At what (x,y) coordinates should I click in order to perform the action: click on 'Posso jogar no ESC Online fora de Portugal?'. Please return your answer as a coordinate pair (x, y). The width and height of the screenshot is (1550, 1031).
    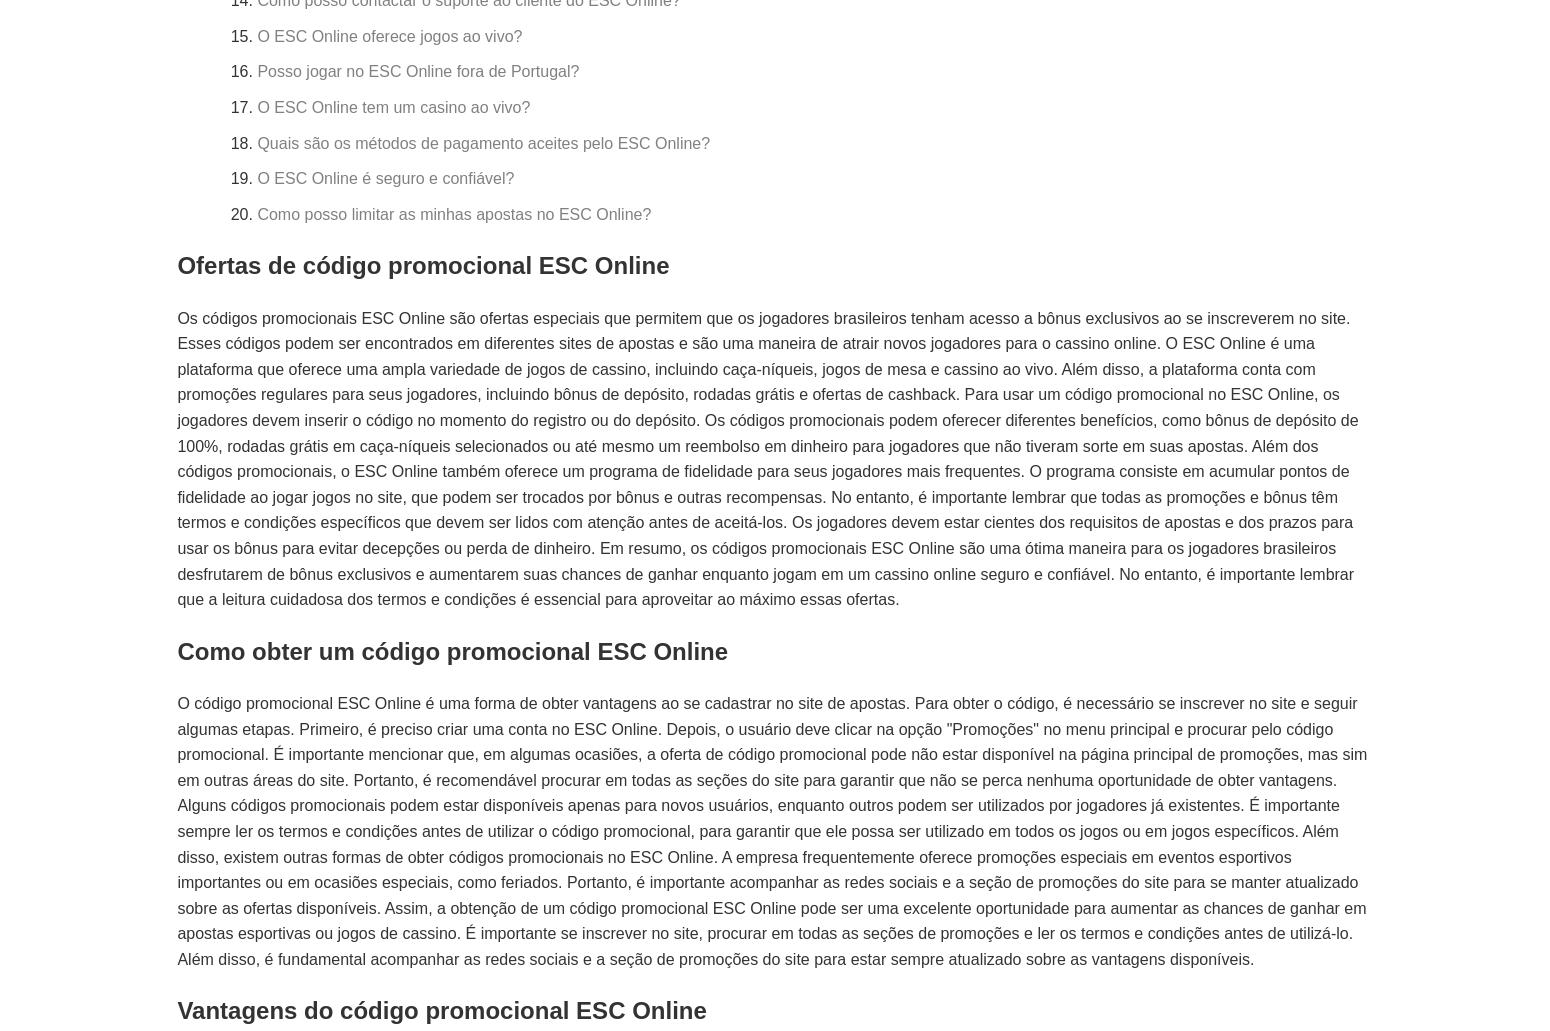
    Looking at the image, I should click on (256, 71).